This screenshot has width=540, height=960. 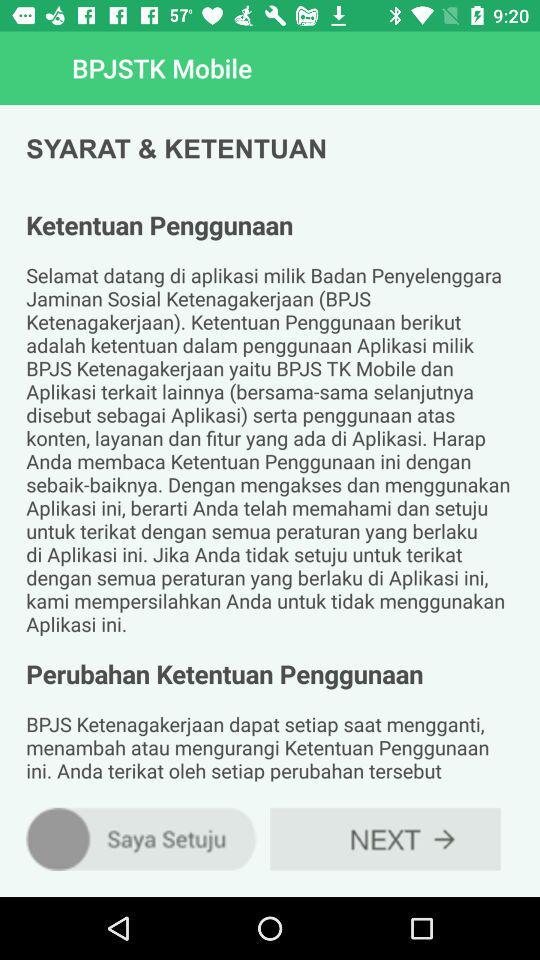 What do you see at coordinates (385, 839) in the screenshot?
I see `the item at the bottom right corner` at bounding box center [385, 839].